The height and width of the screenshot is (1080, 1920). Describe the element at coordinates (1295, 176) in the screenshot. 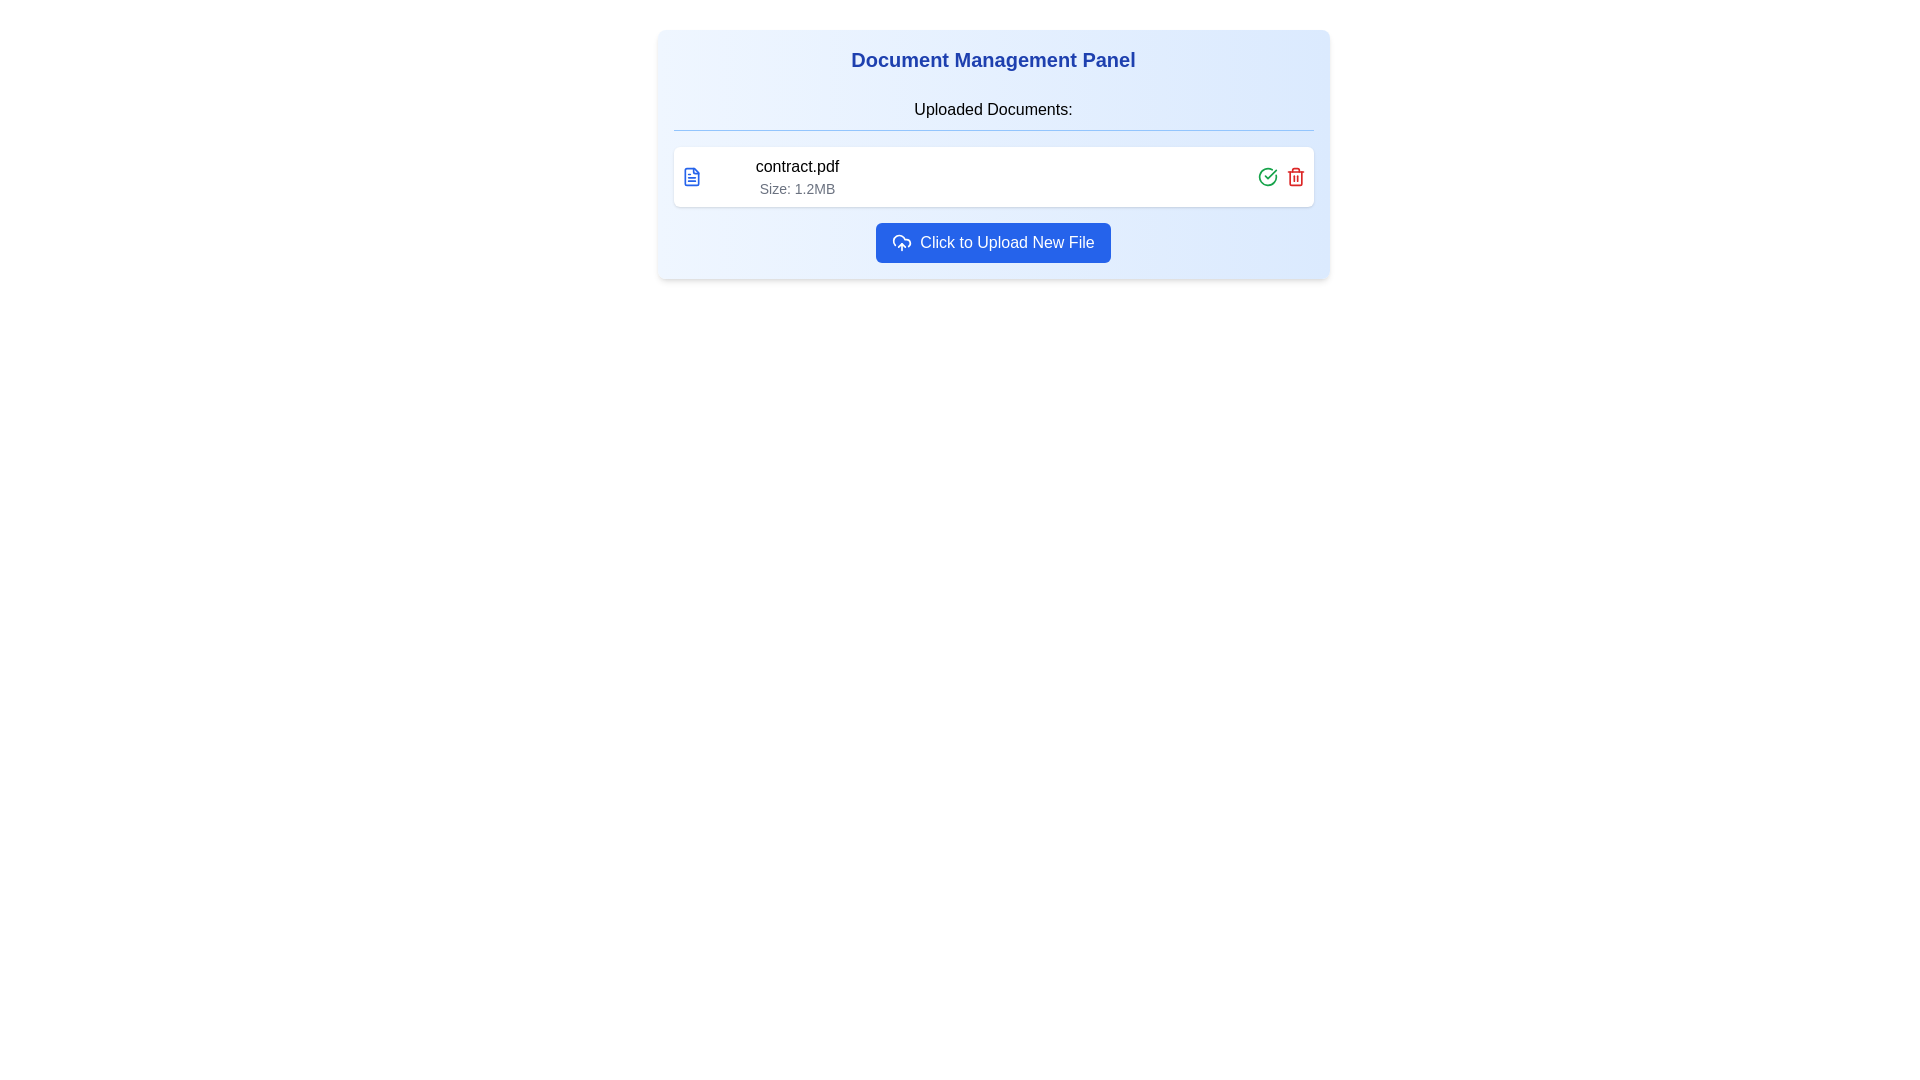

I see `the deletion button located to the right side of the document details row` at that location.